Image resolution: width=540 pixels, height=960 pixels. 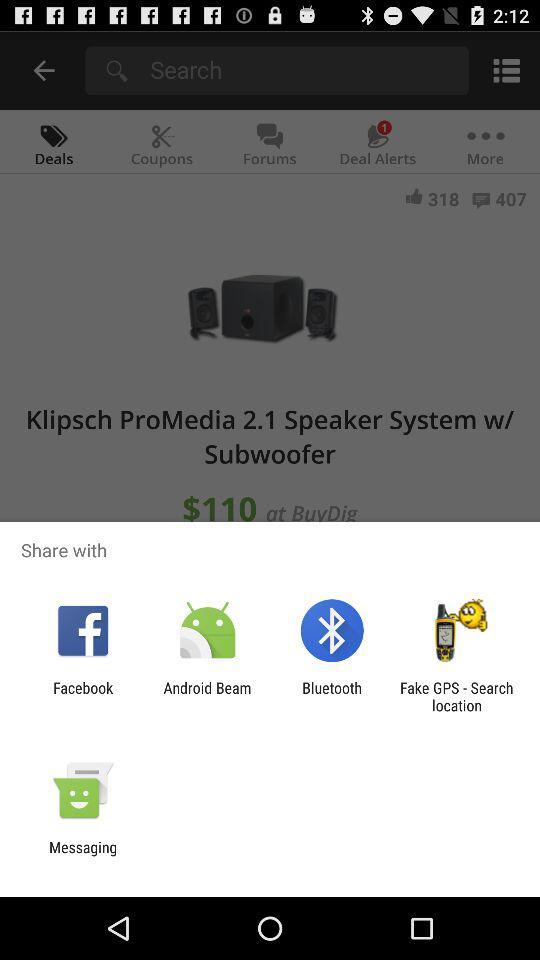 I want to click on the messaging icon, so click(x=82, y=855).